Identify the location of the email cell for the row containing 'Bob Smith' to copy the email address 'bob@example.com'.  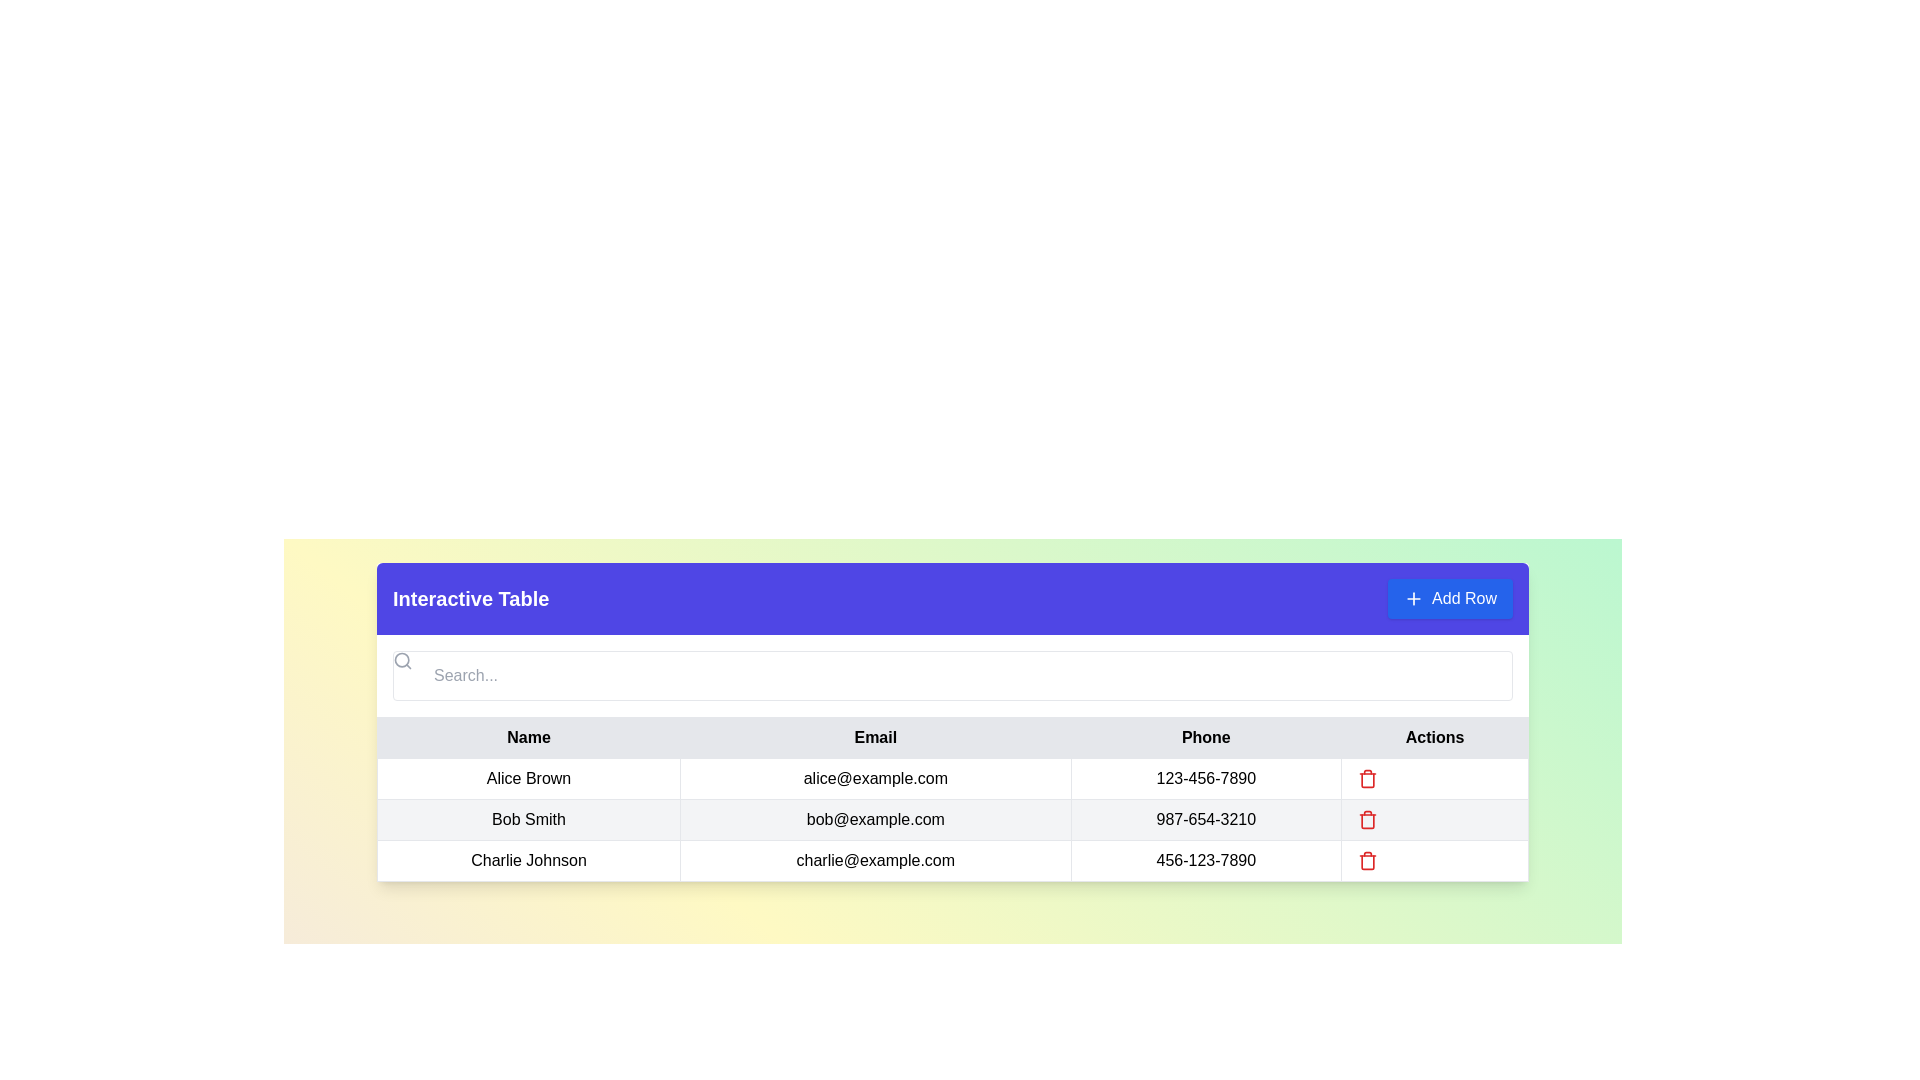
(952, 820).